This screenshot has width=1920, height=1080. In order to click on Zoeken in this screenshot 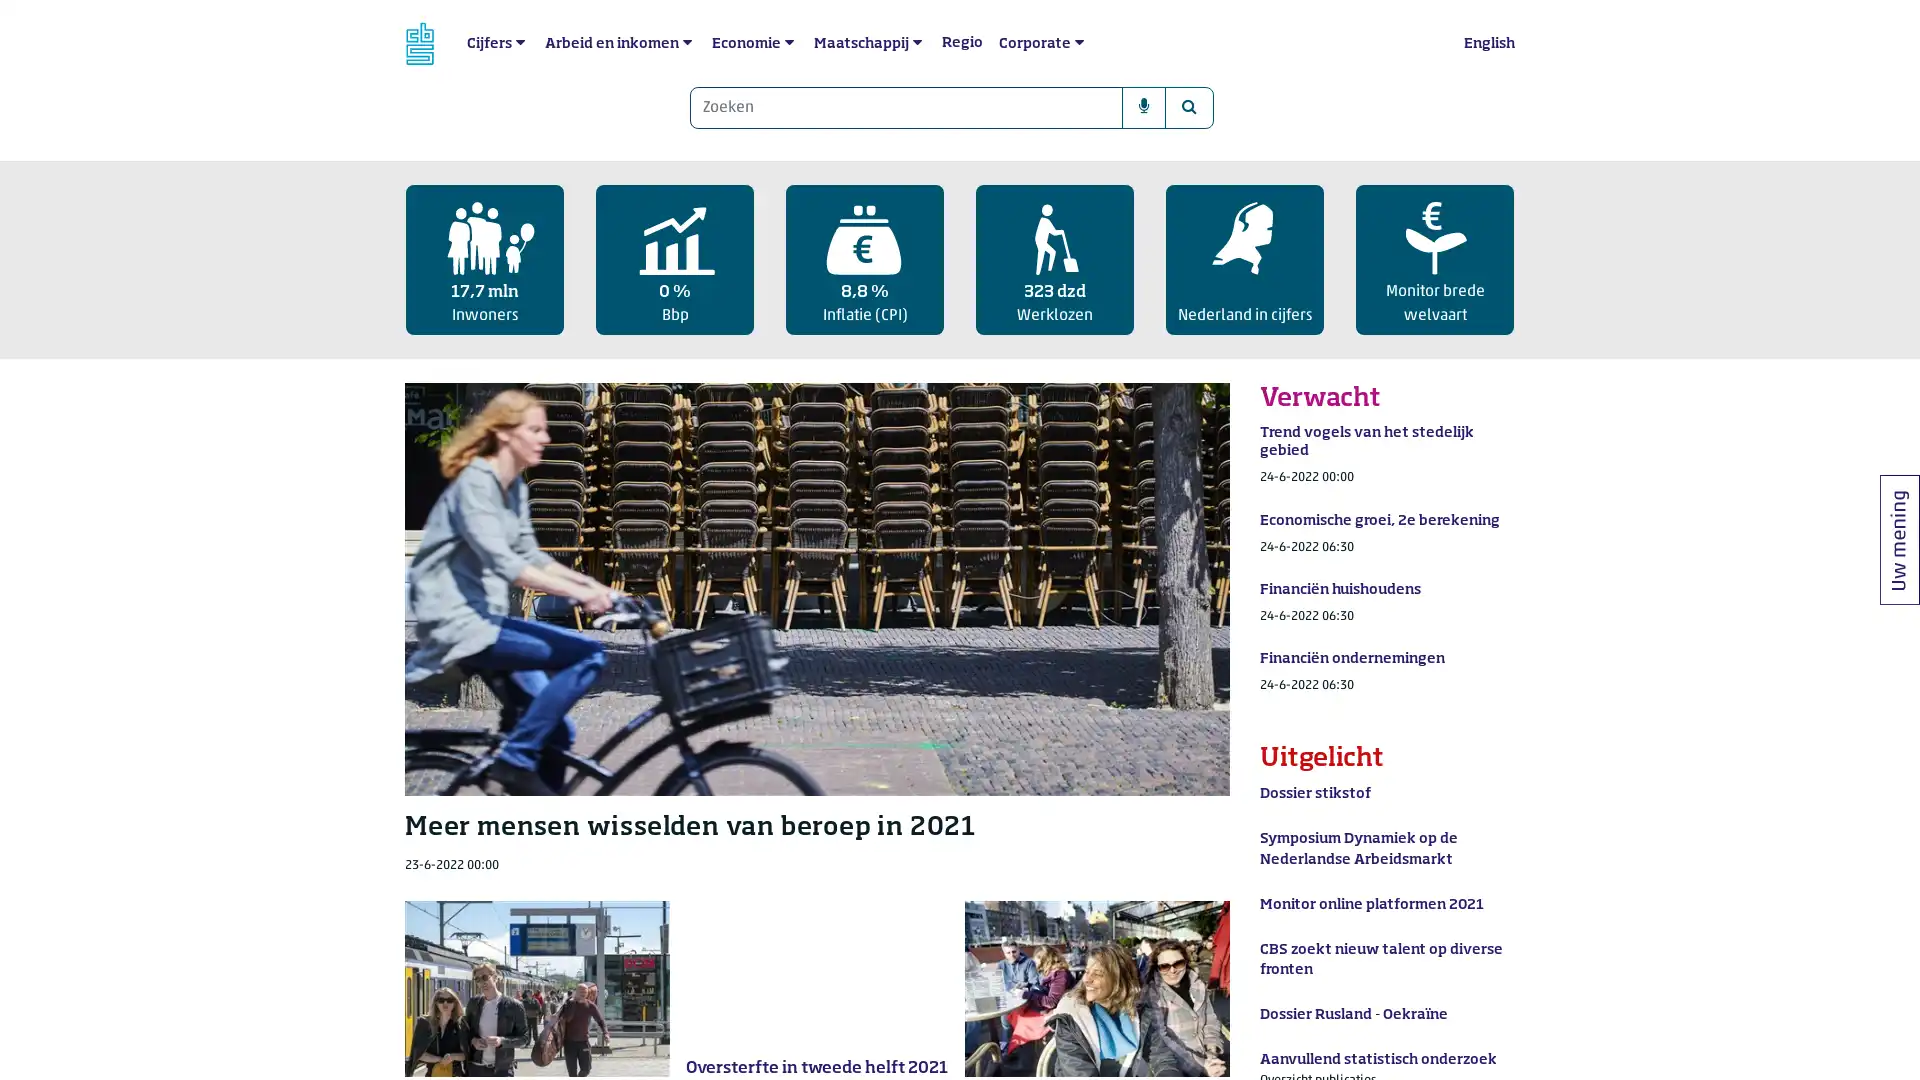, I will do `click(1189, 108)`.